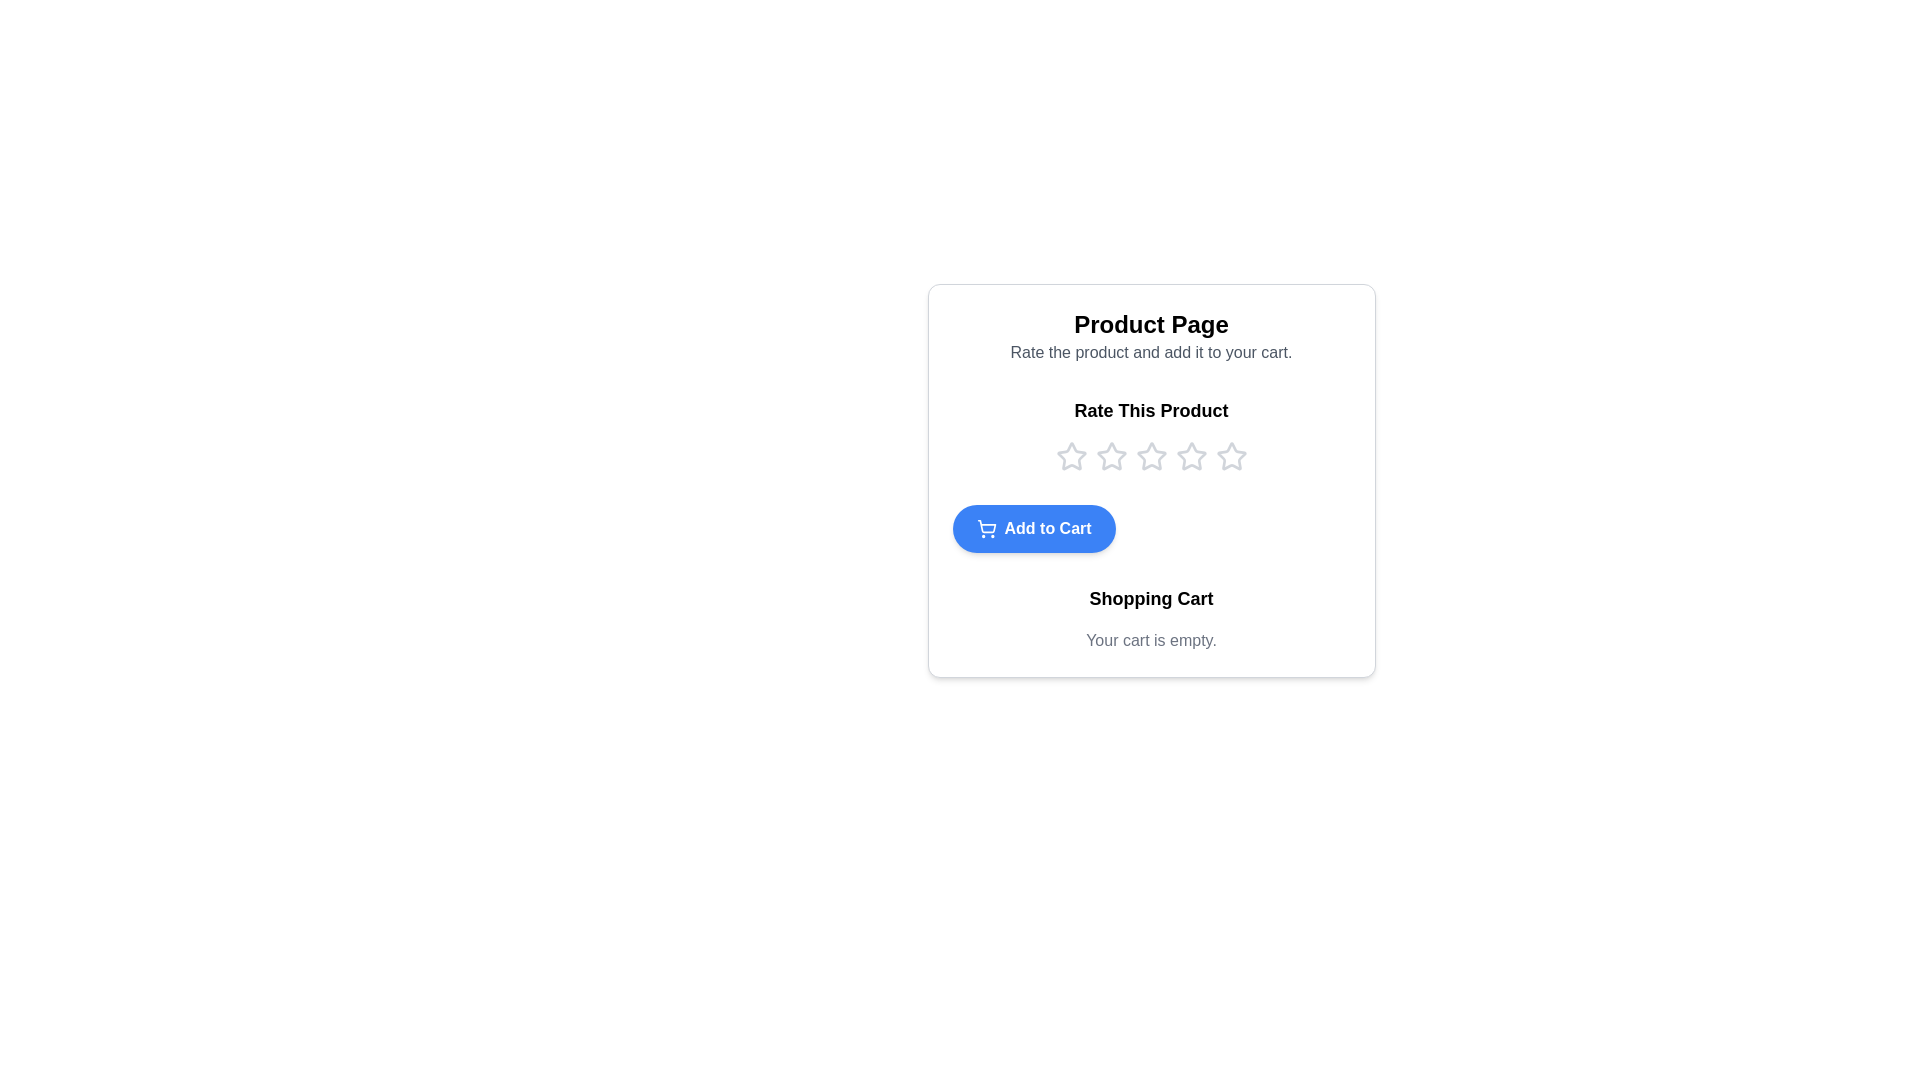 The image size is (1920, 1080). What do you see at coordinates (1191, 456) in the screenshot?
I see `the third star rating icon` at bounding box center [1191, 456].